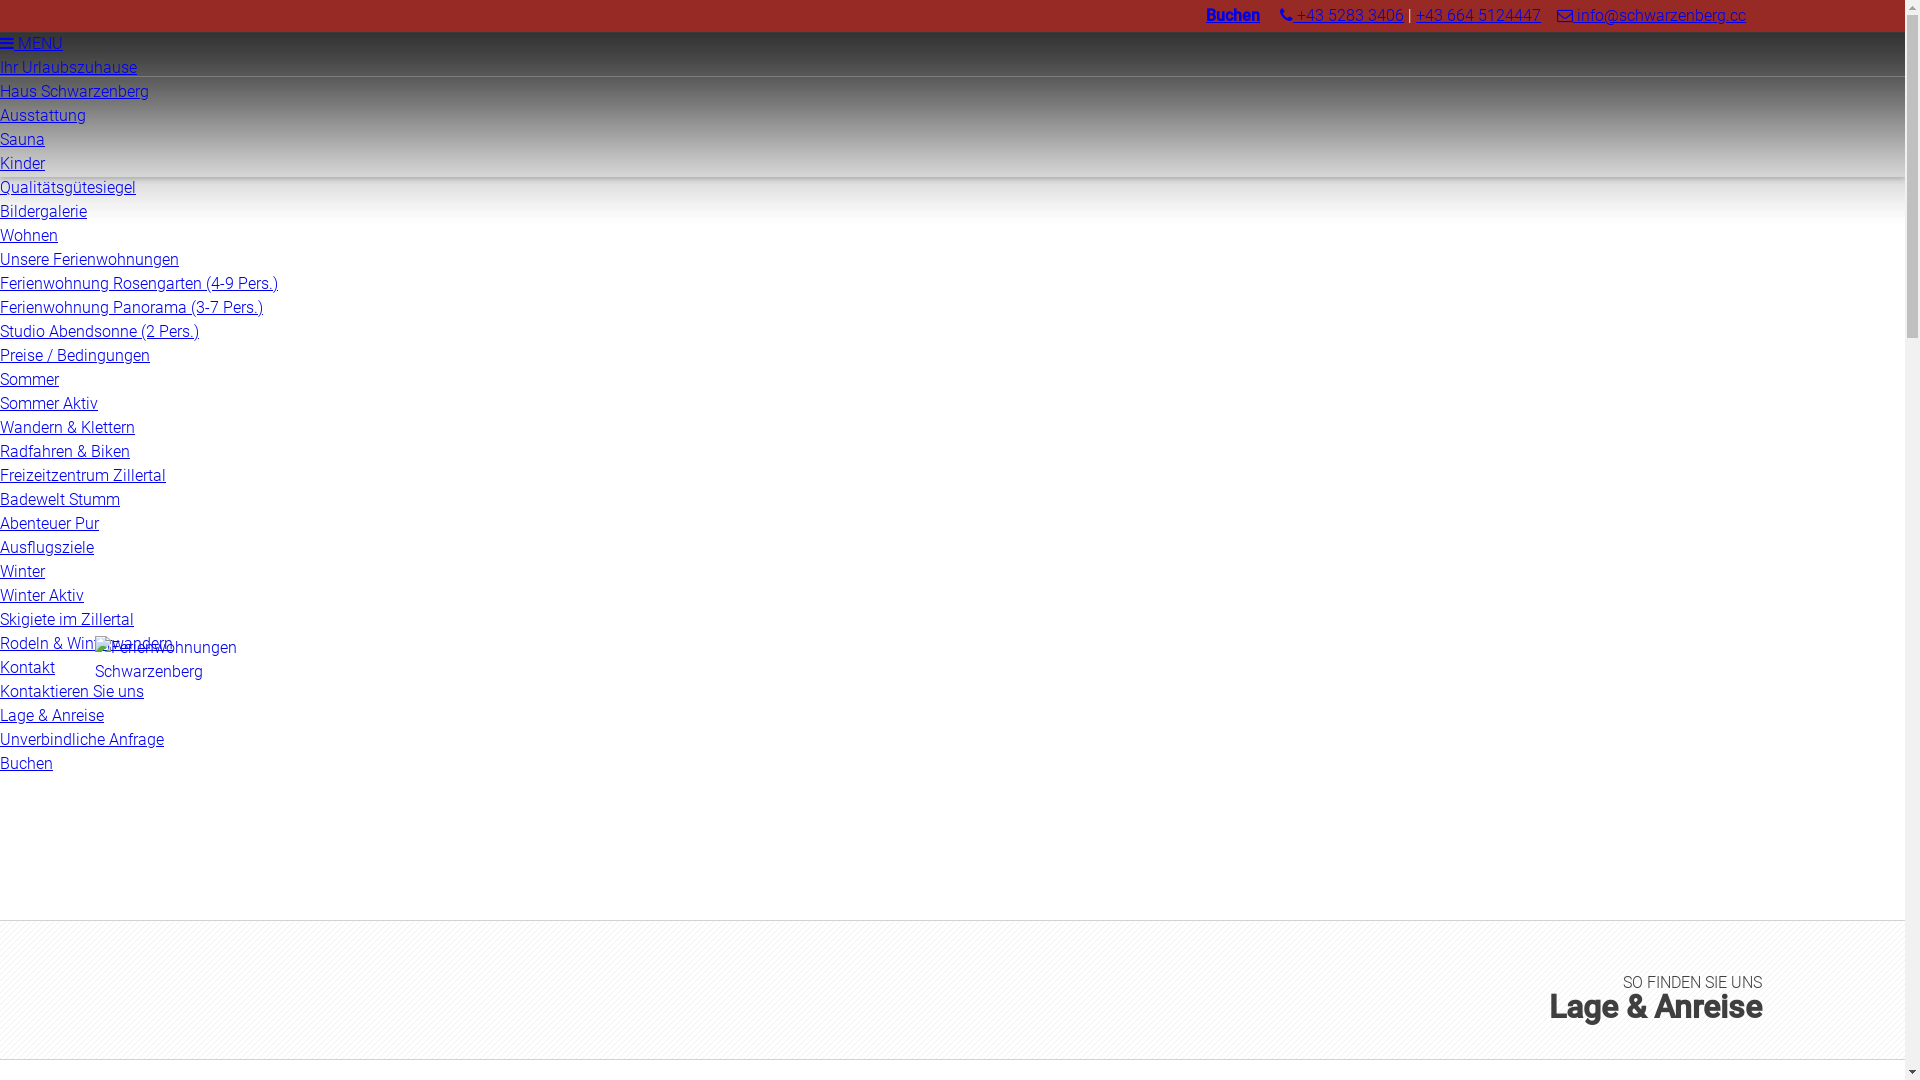 The image size is (1920, 1080). I want to click on 'Buchen', so click(26, 763).